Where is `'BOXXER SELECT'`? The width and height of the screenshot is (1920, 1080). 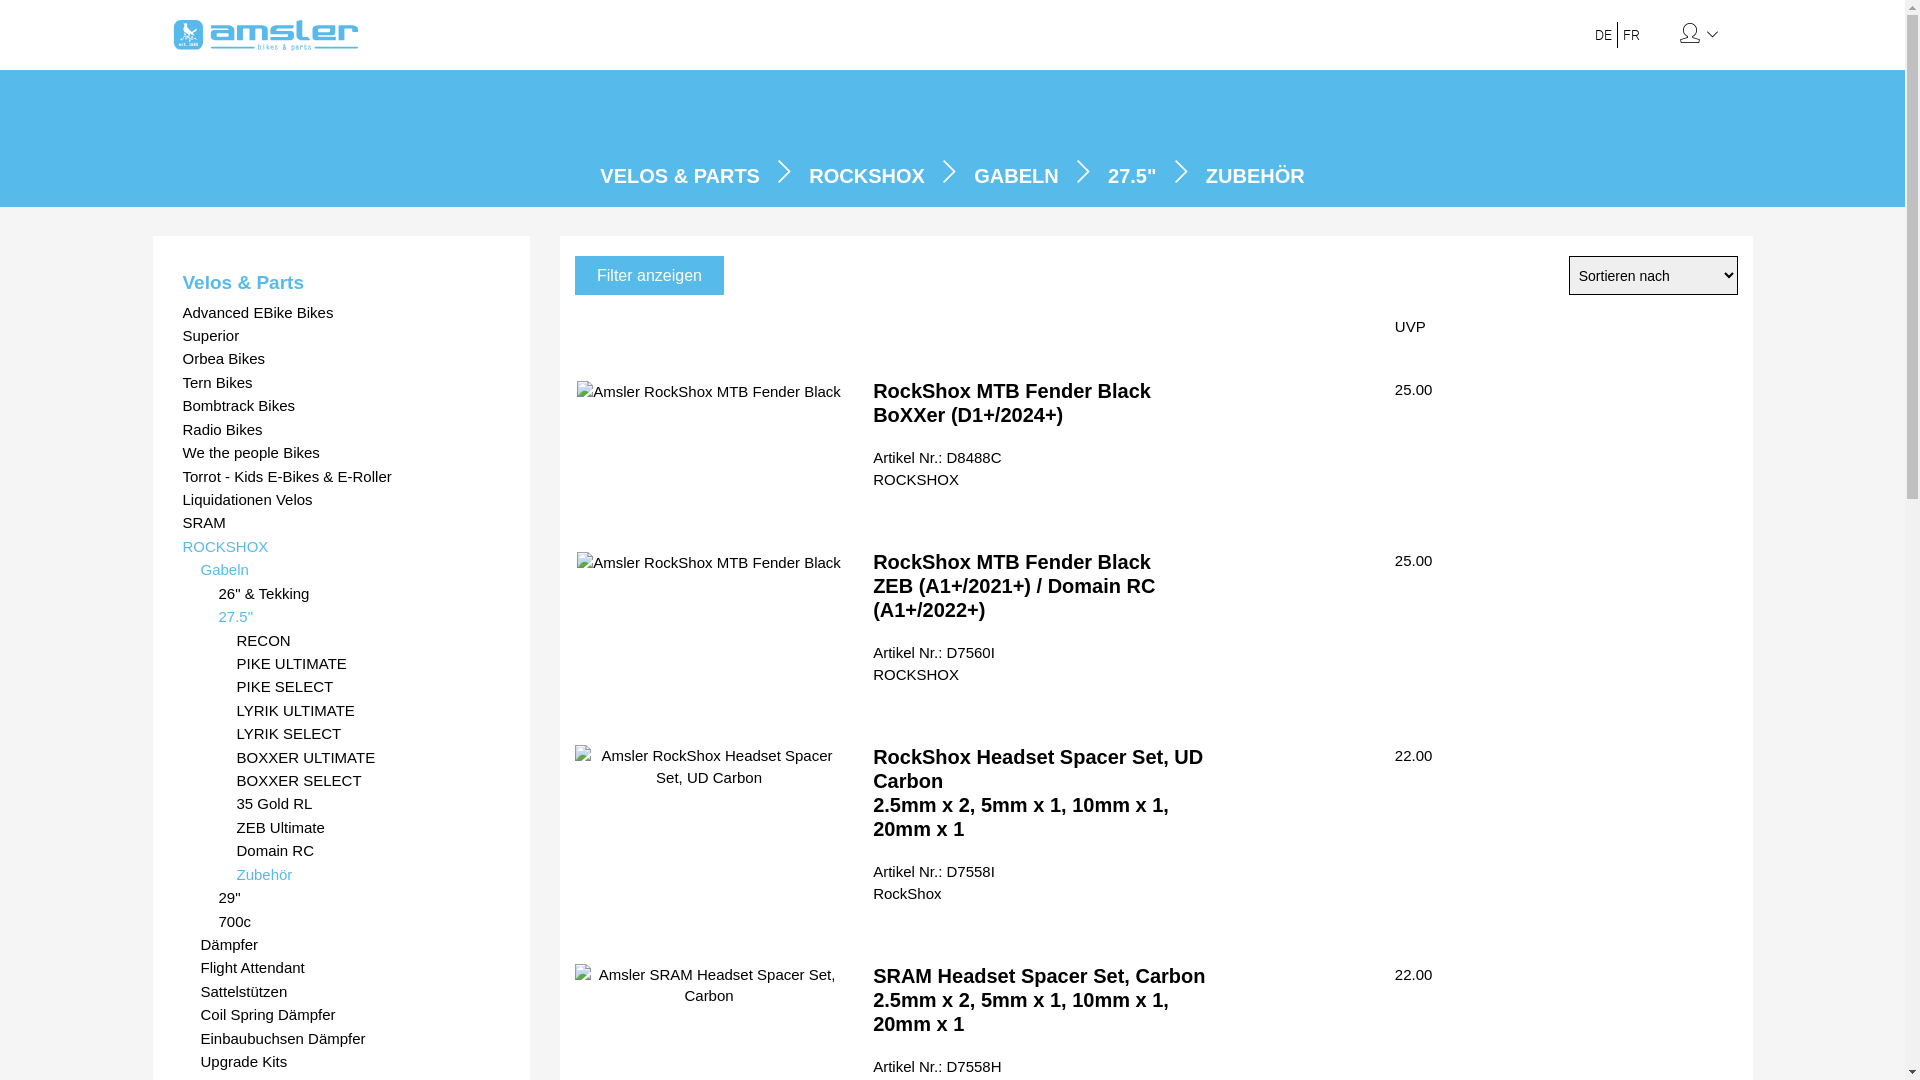
'BOXXER SELECT' is located at coordinates (368, 779).